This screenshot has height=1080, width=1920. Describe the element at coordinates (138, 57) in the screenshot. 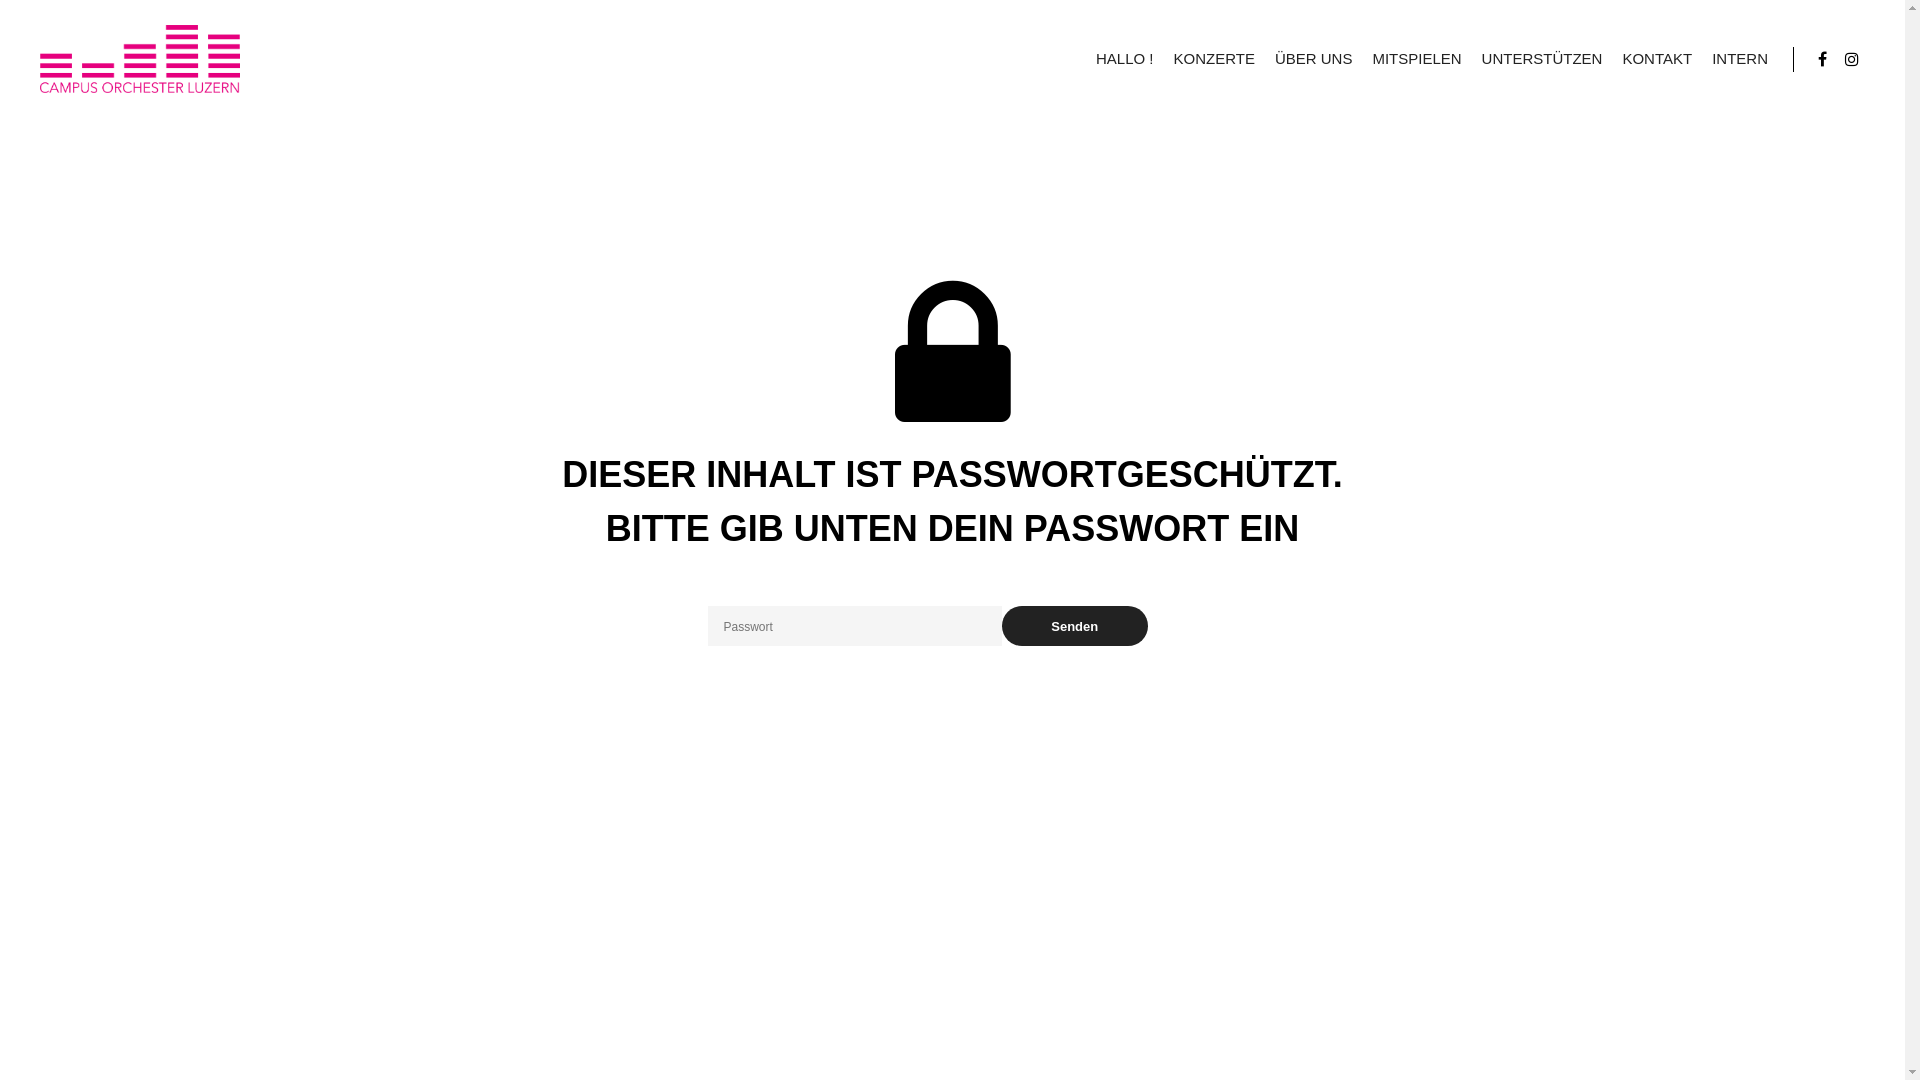

I see `'Campus Orchester Luzern'` at that location.